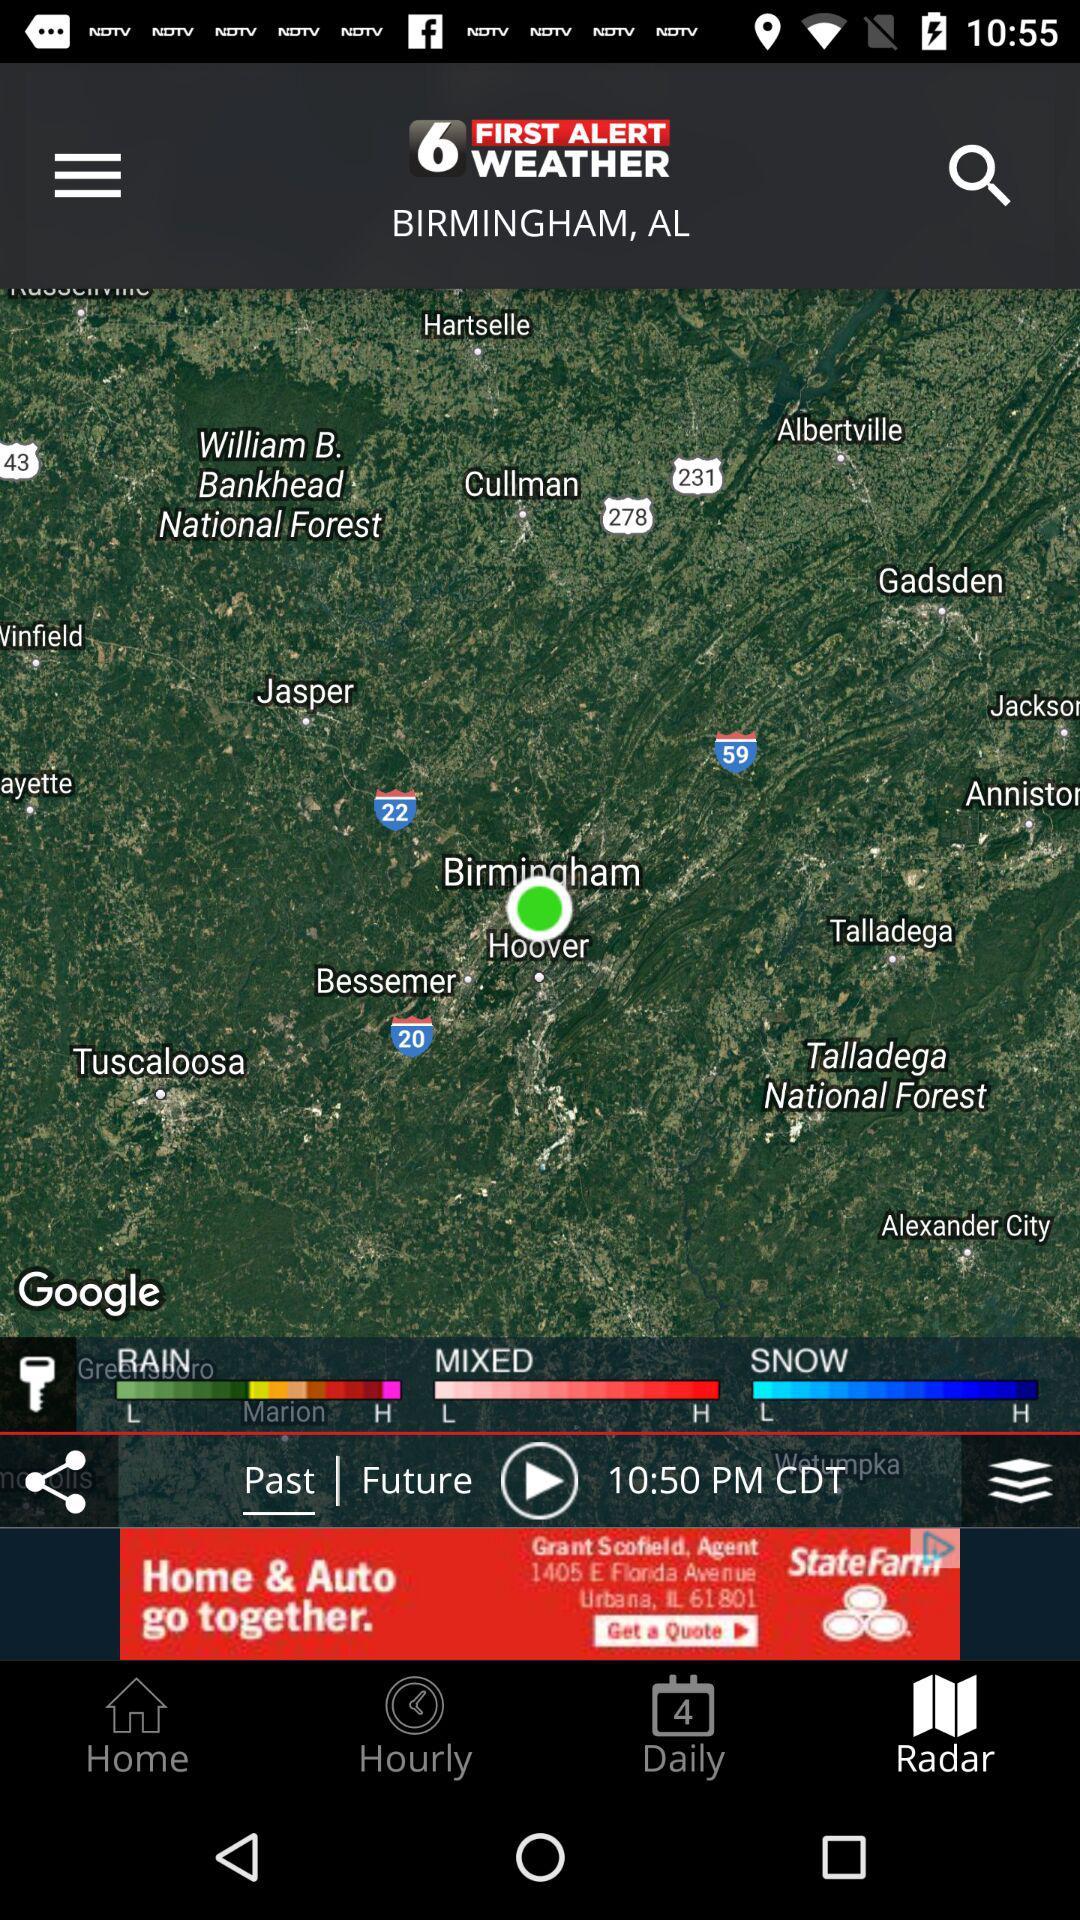  I want to click on the hourly radio button, so click(413, 1726).